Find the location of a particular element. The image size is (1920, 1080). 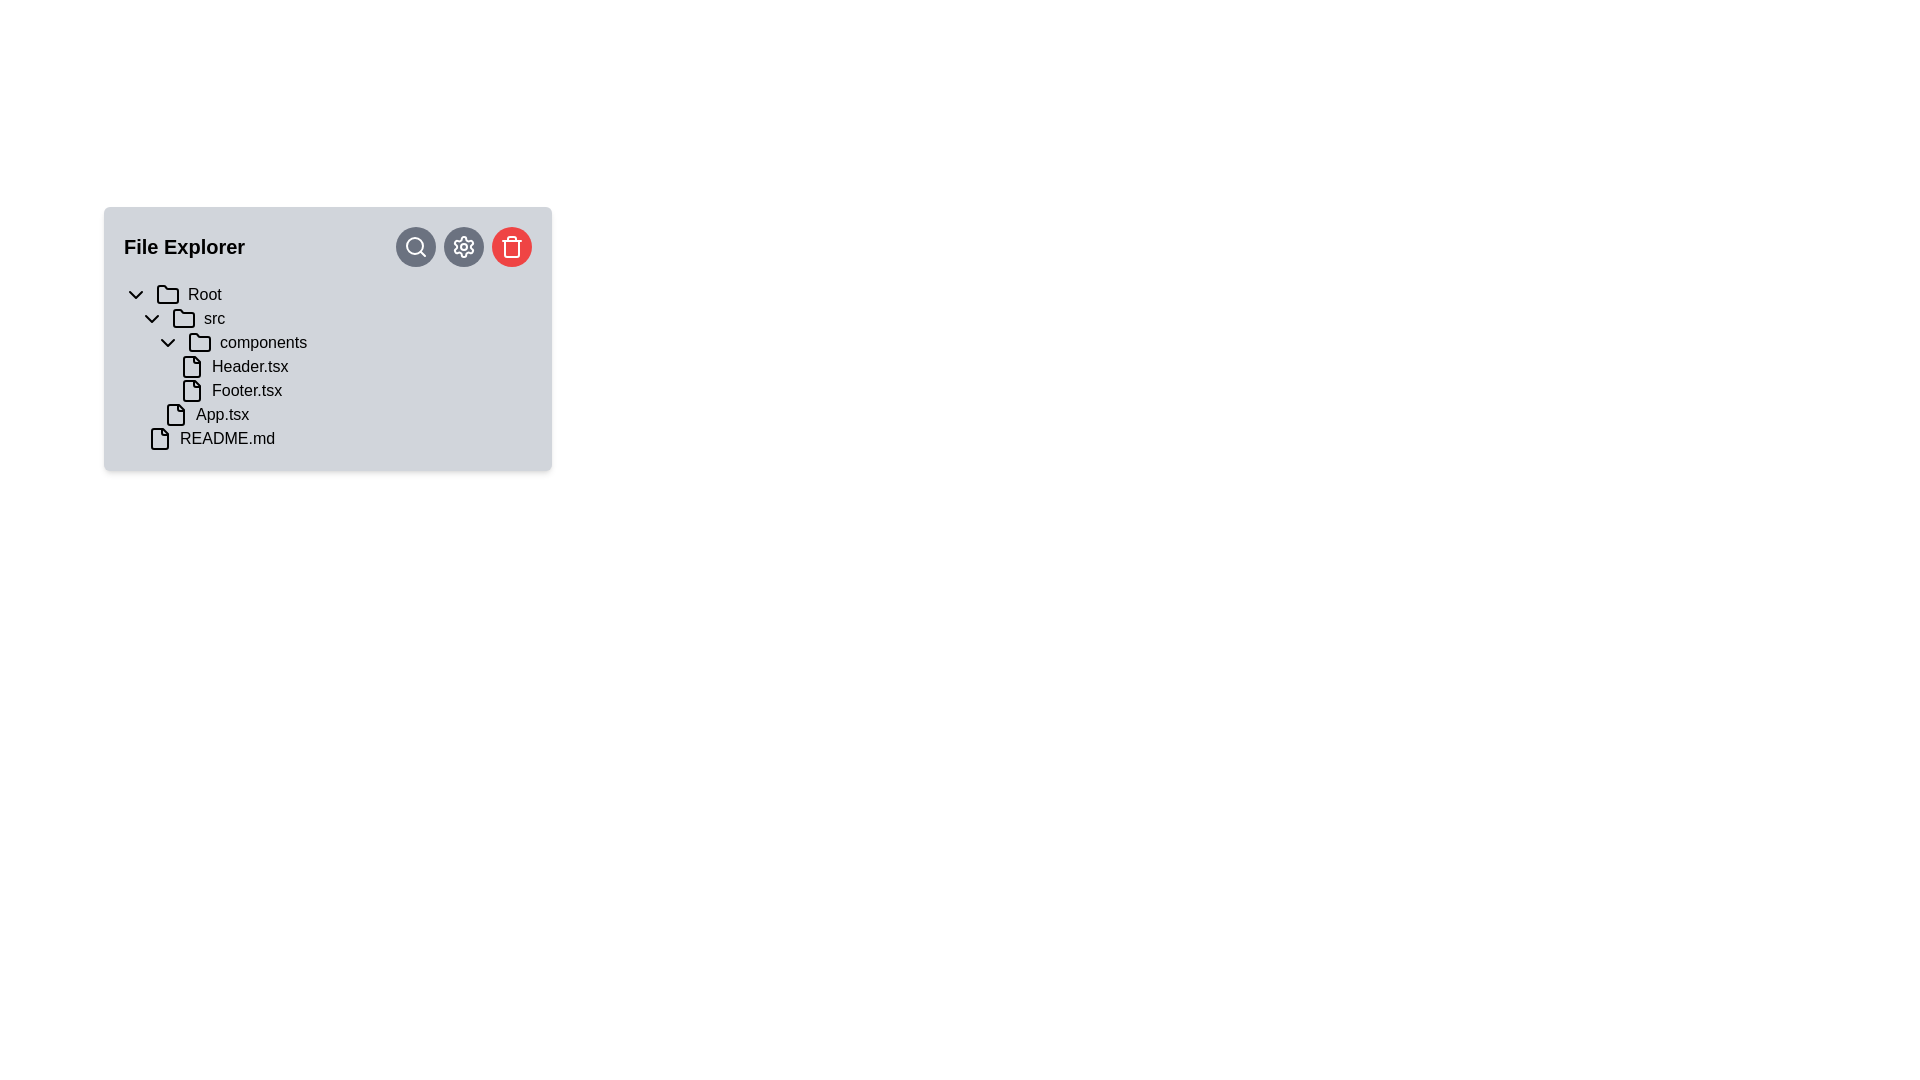

the text label displaying 'App.tsx' in the file explorer interface is located at coordinates (222, 414).